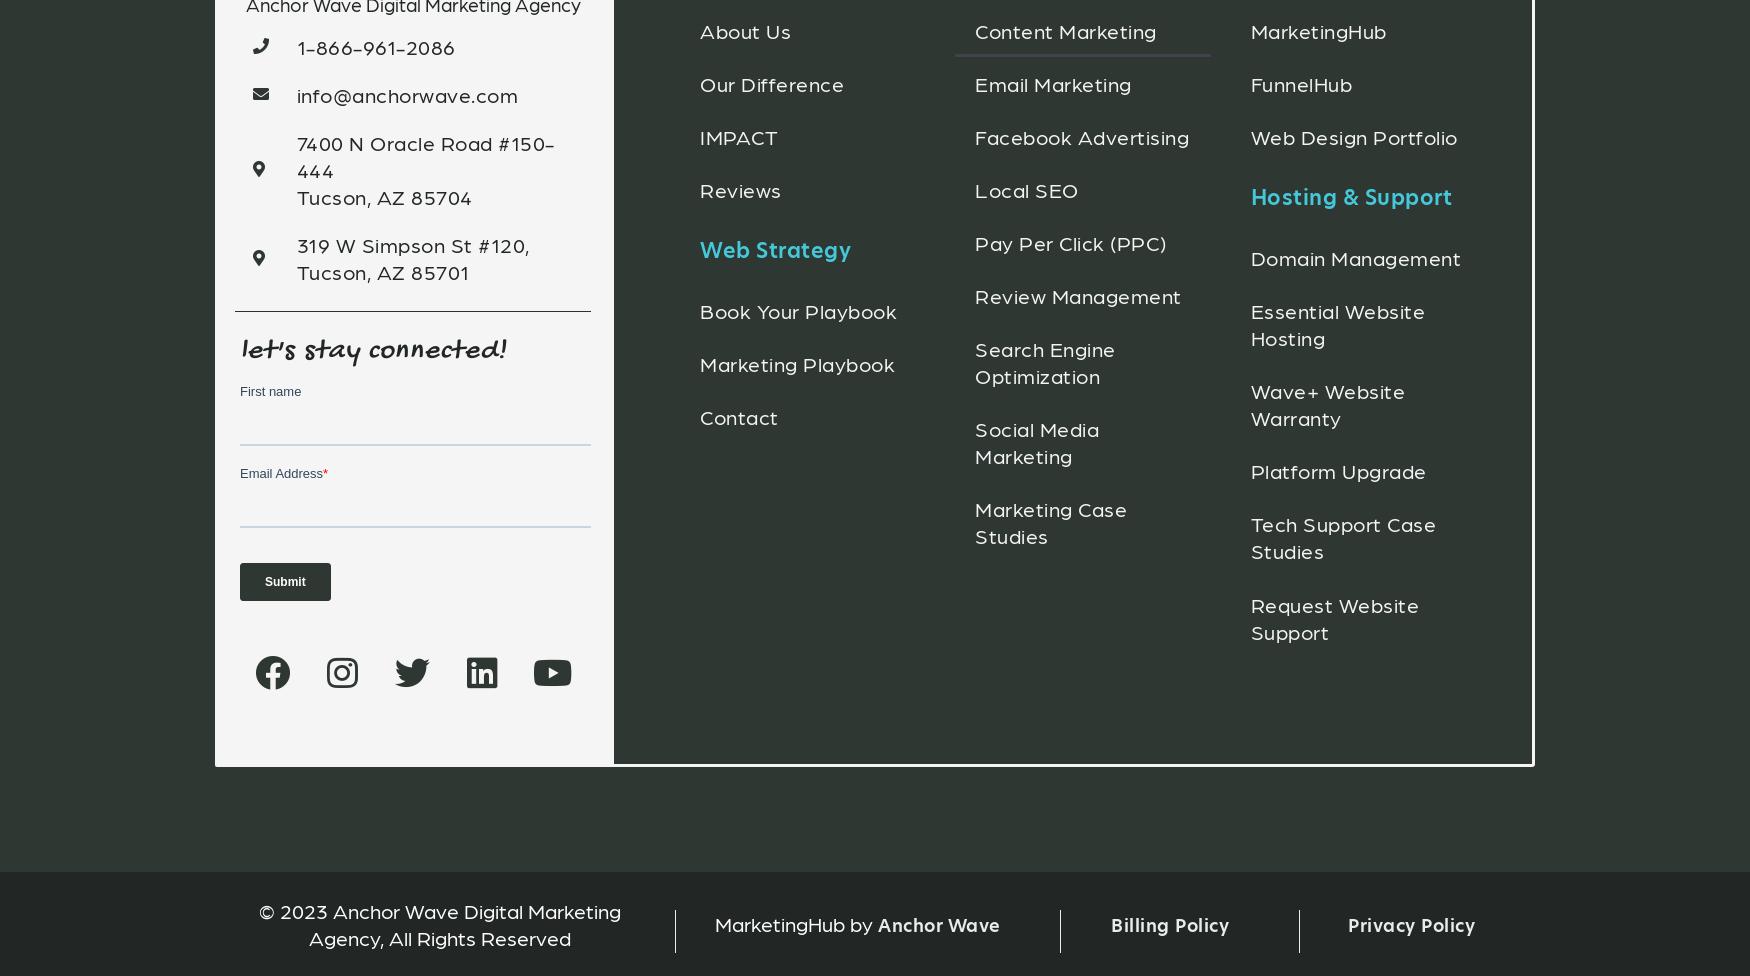  Describe the element at coordinates (258, 922) in the screenshot. I see `'© 2023 Anchor Wave Digital Marketing Agency, All Rights Reserved'` at that location.